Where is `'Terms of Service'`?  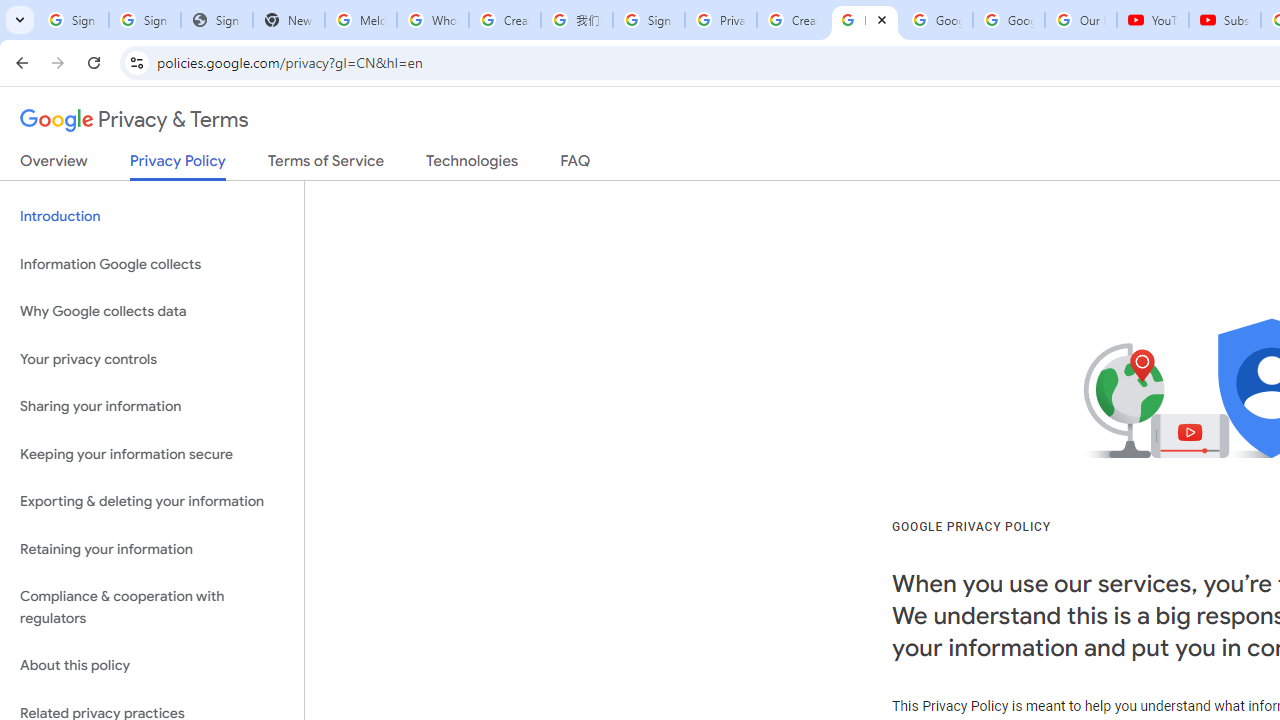
'Terms of Service' is located at coordinates (326, 164).